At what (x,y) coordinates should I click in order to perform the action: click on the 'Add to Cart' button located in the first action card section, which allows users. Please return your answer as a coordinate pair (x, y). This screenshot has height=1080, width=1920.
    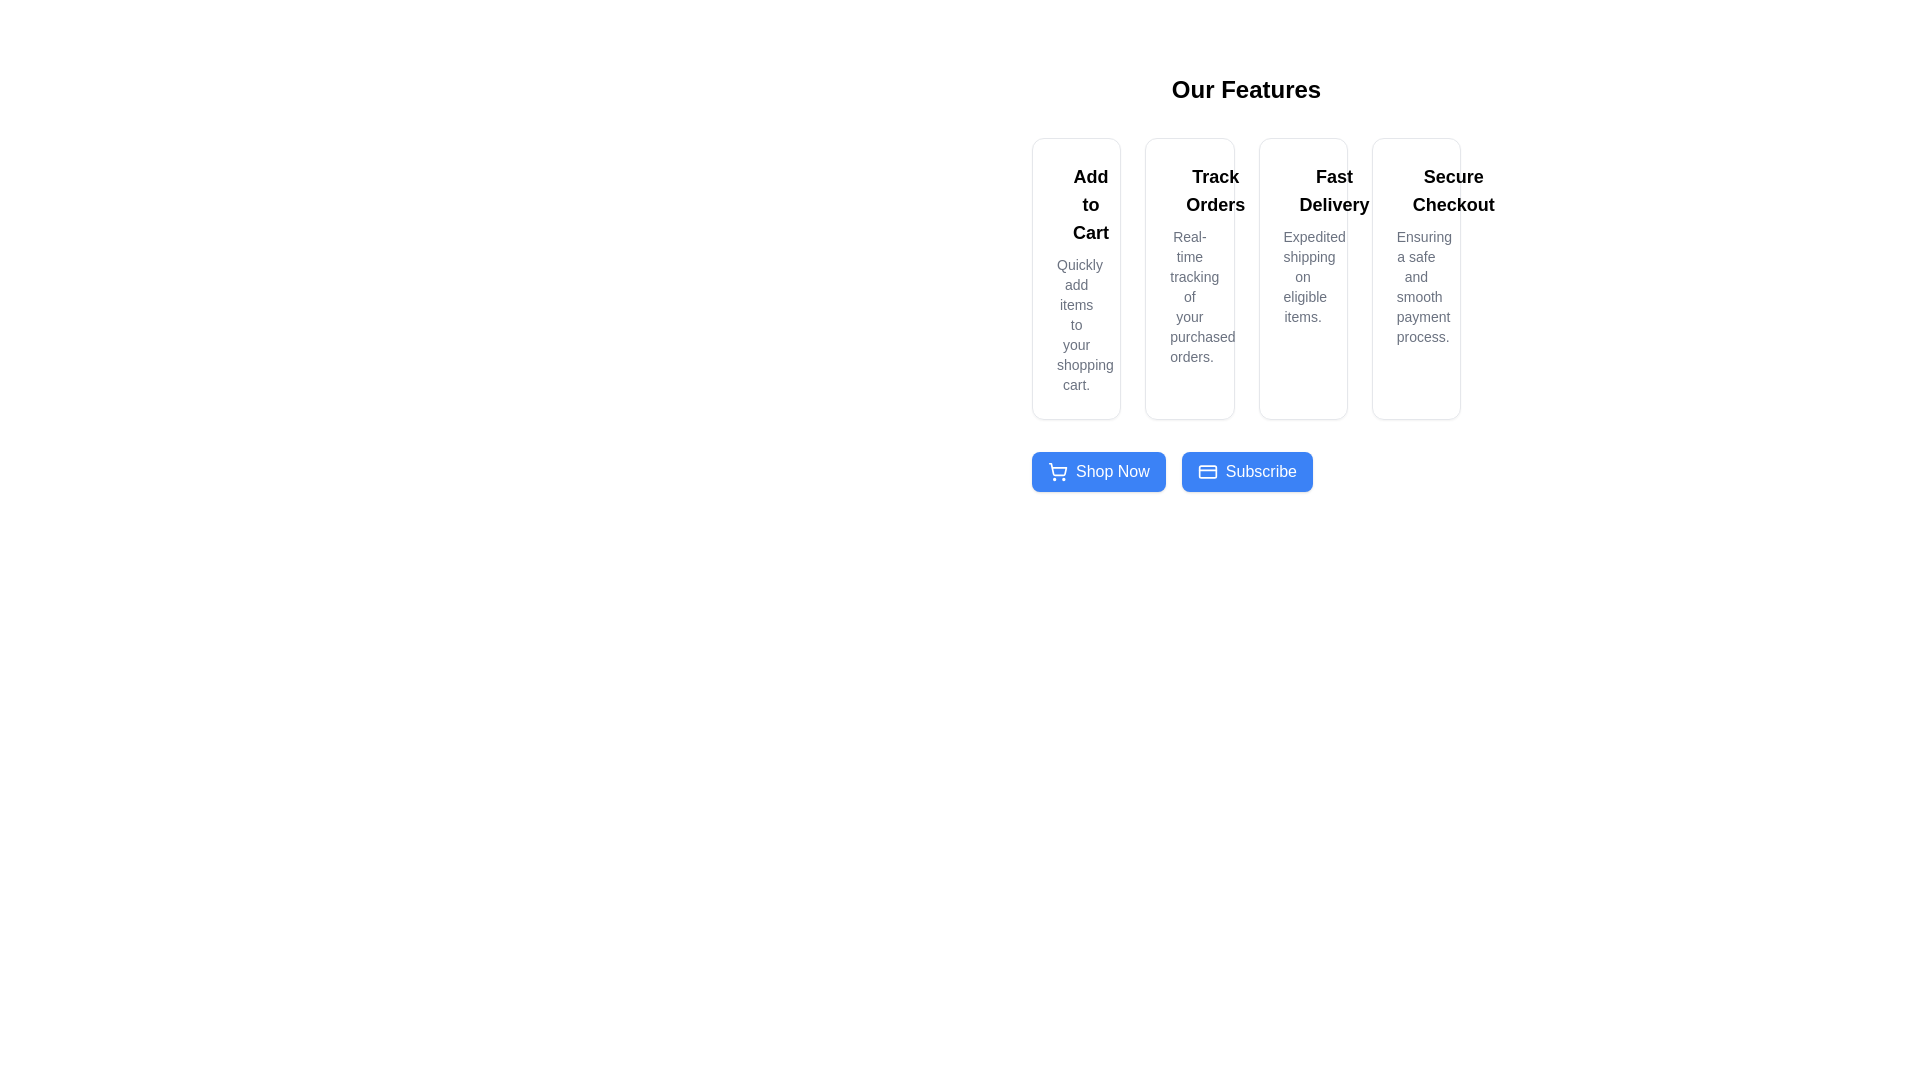
    Looking at the image, I should click on (1075, 204).